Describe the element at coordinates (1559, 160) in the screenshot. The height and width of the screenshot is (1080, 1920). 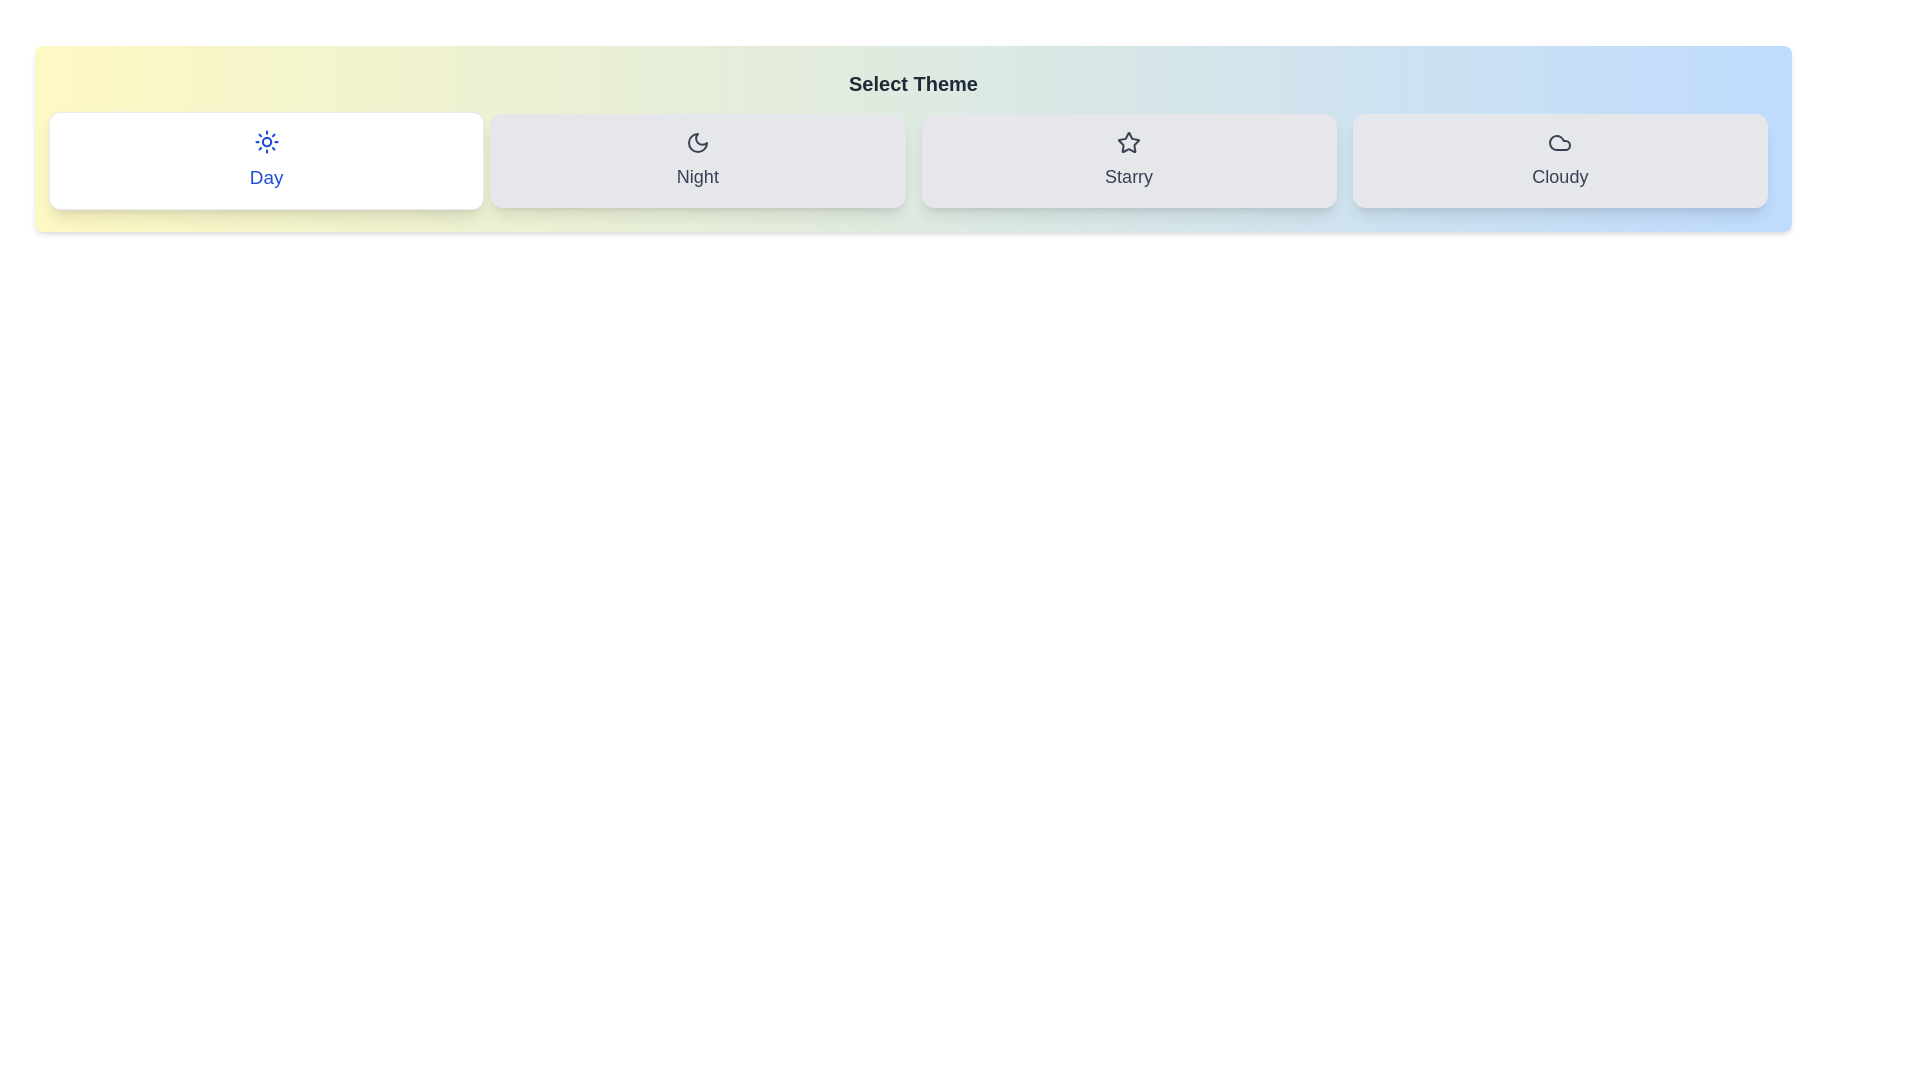
I see `the button corresponding to the Cloudy theme` at that location.